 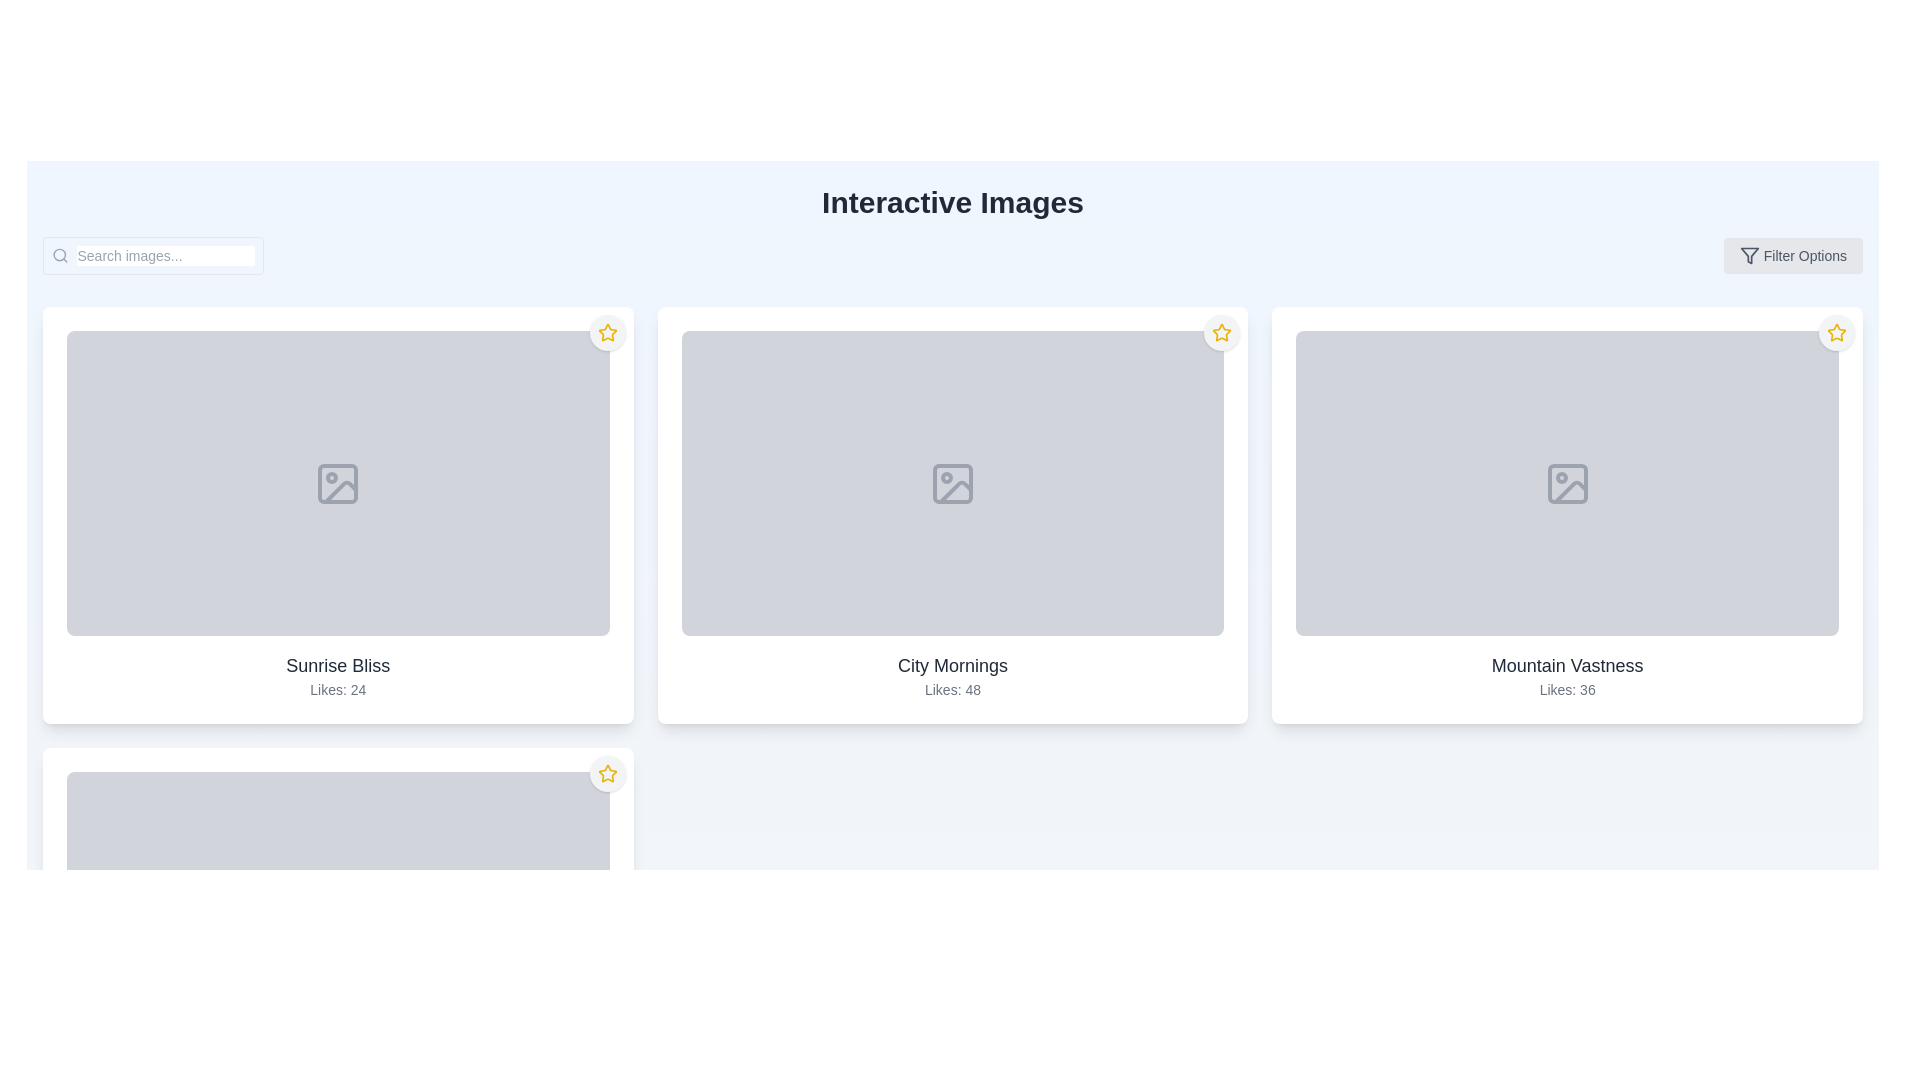 What do you see at coordinates (337, 514) in the screenshot?
I see `the first clickable card in the gallery` at bounding box center [337, 514].